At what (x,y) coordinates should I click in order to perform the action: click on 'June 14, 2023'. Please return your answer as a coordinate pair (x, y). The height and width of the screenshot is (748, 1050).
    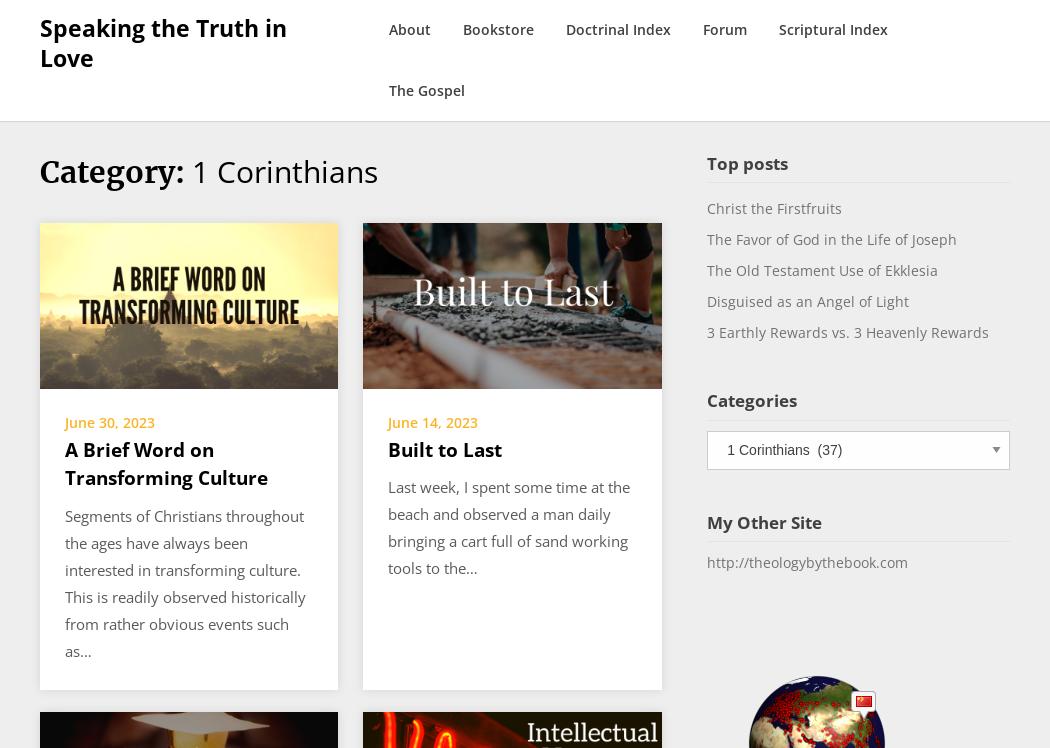
    Looking at the image, I should click on (432, 421).